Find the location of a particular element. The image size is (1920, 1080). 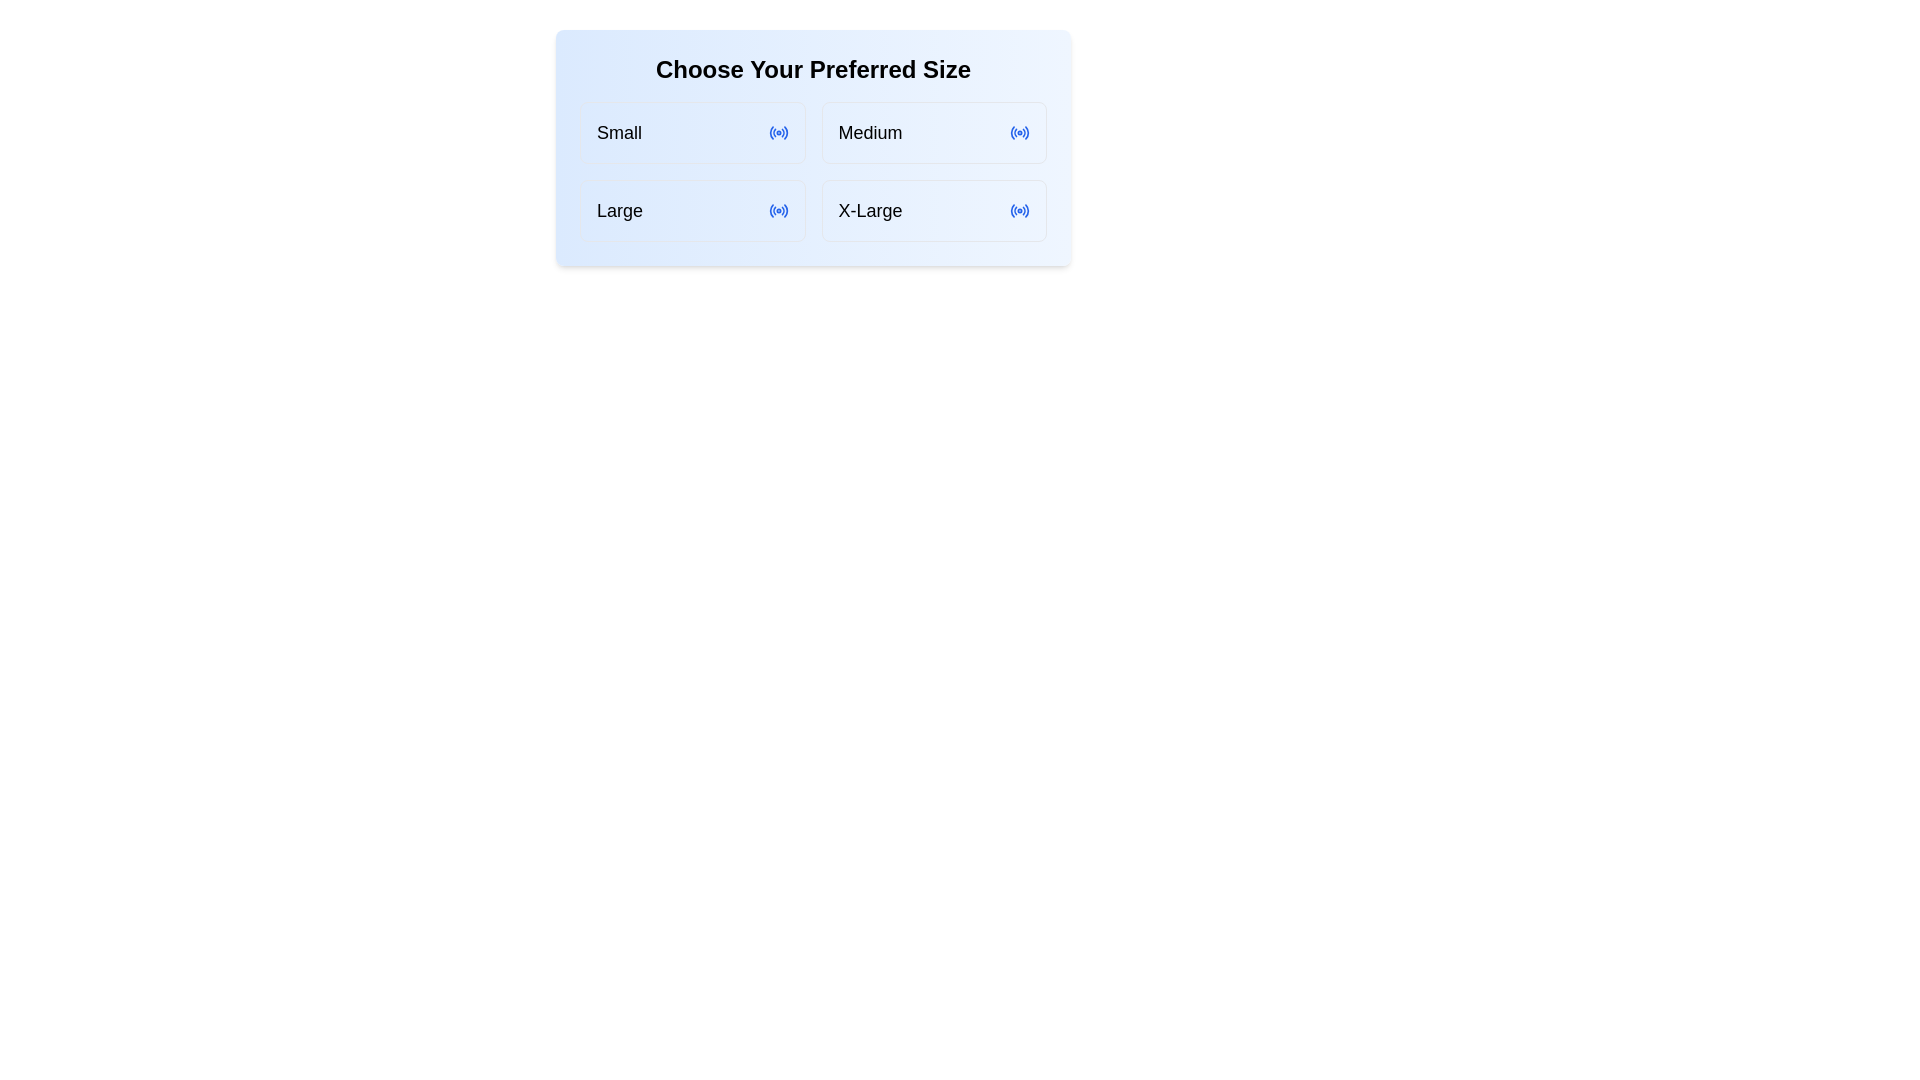

the leftmost segment of the radio button icon in the 'Small' options grid cell, which visually enhances the icon's aesthetic as an indicator for selection is located at coordinates (770, 132).